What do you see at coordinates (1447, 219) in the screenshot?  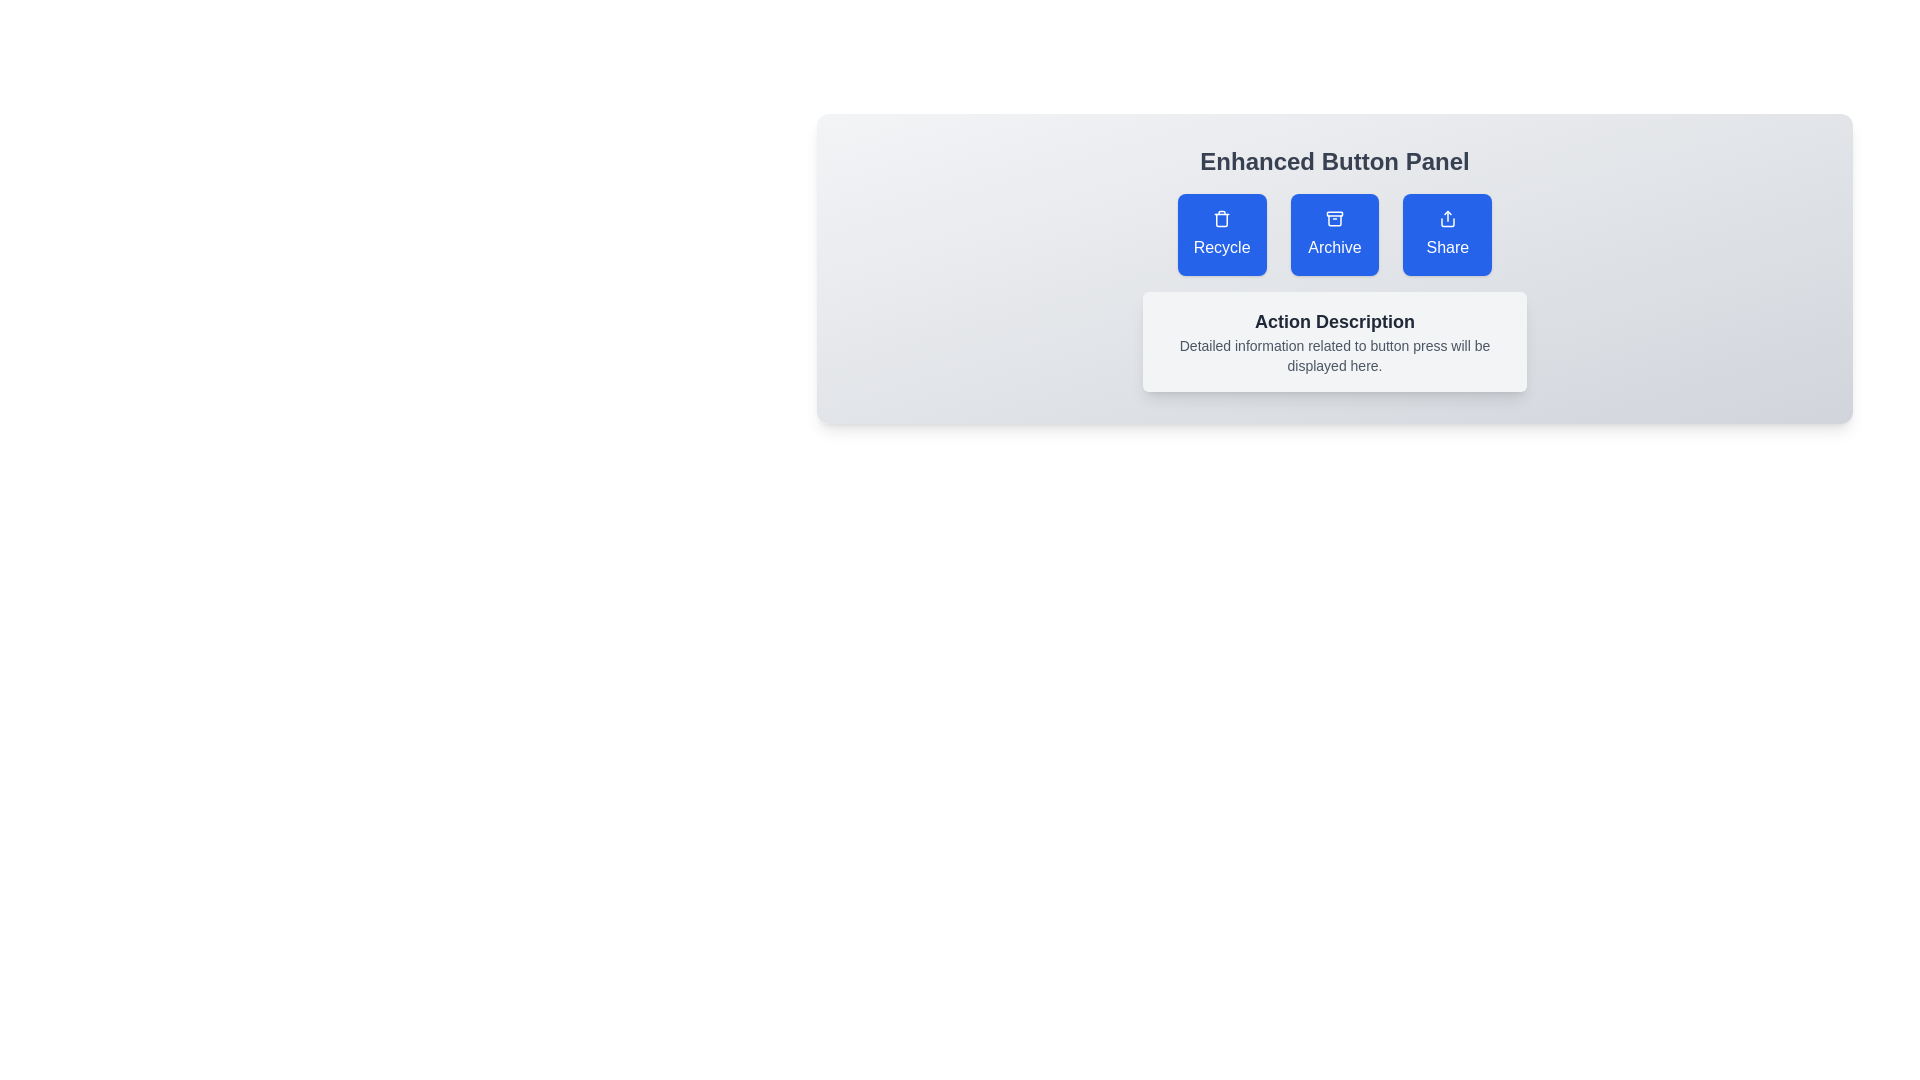 I see `the share icon, which features an upward arrow emerging from a box and is located within the 'Share' button in the 'Enhanced Button Panel.'` at bounding box center [1447, 219].